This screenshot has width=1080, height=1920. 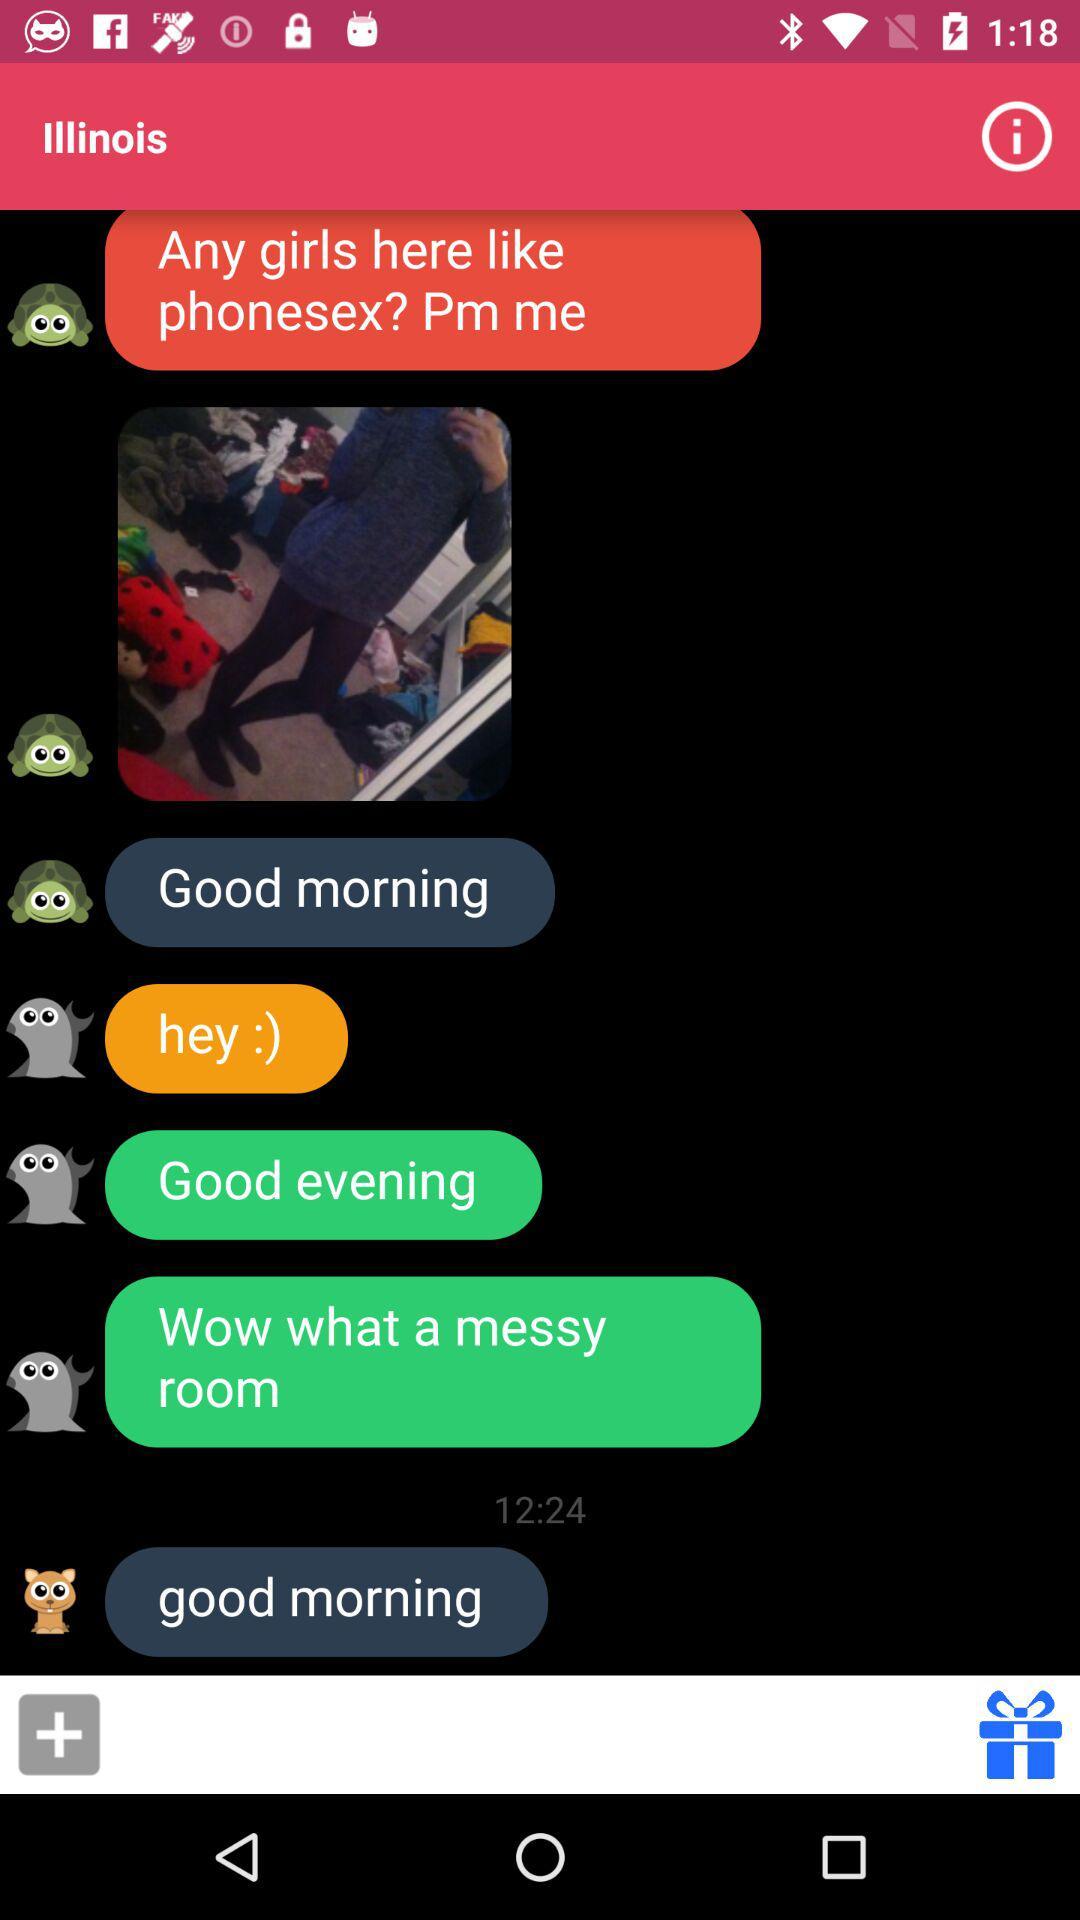 What do you see at coordinates (546, 1733) in the screenshot?
I see `item below the good morning  icon` at bounding box center [546, 1733].